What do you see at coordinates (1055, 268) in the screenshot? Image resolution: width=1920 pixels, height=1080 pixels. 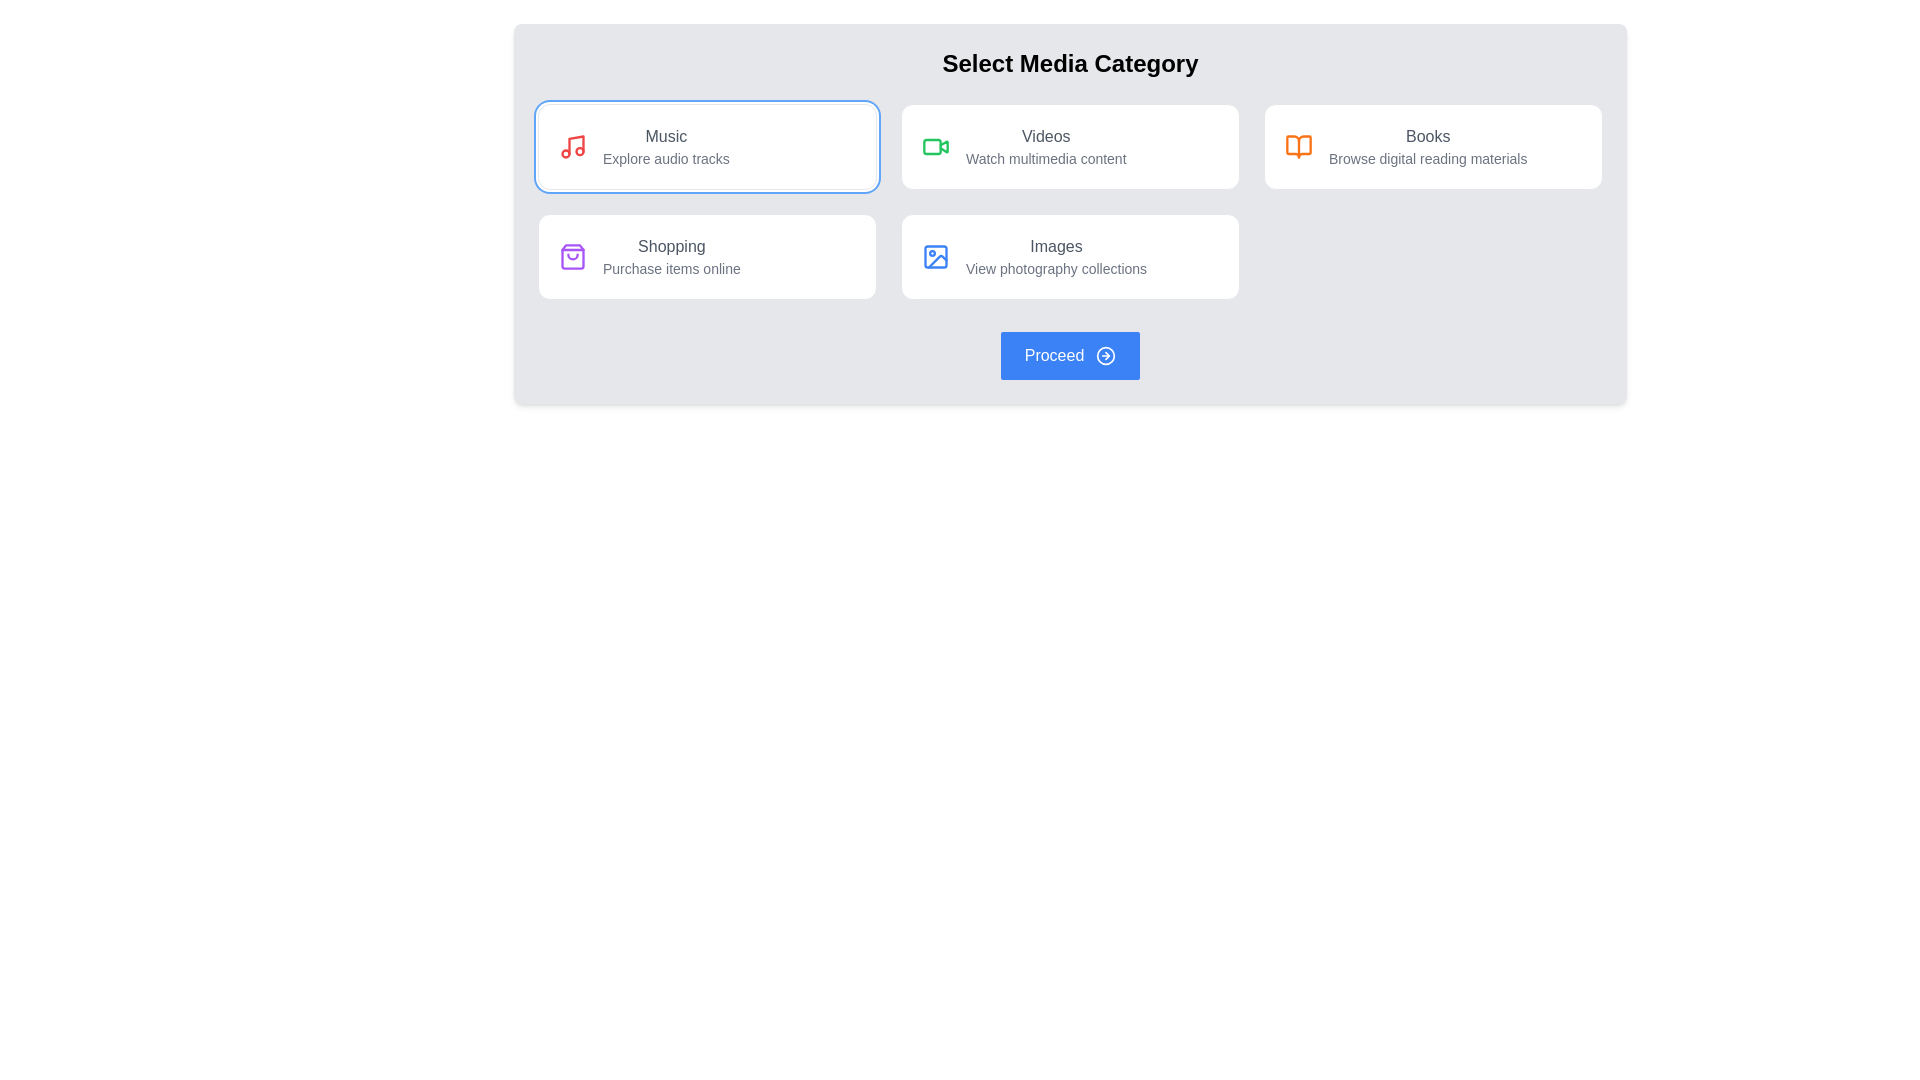 I see `the Text label that provides descriptive information related to the 'Images' category located below the main heading 'Images' in the media category selection area` at bounding box center [1055, 268].